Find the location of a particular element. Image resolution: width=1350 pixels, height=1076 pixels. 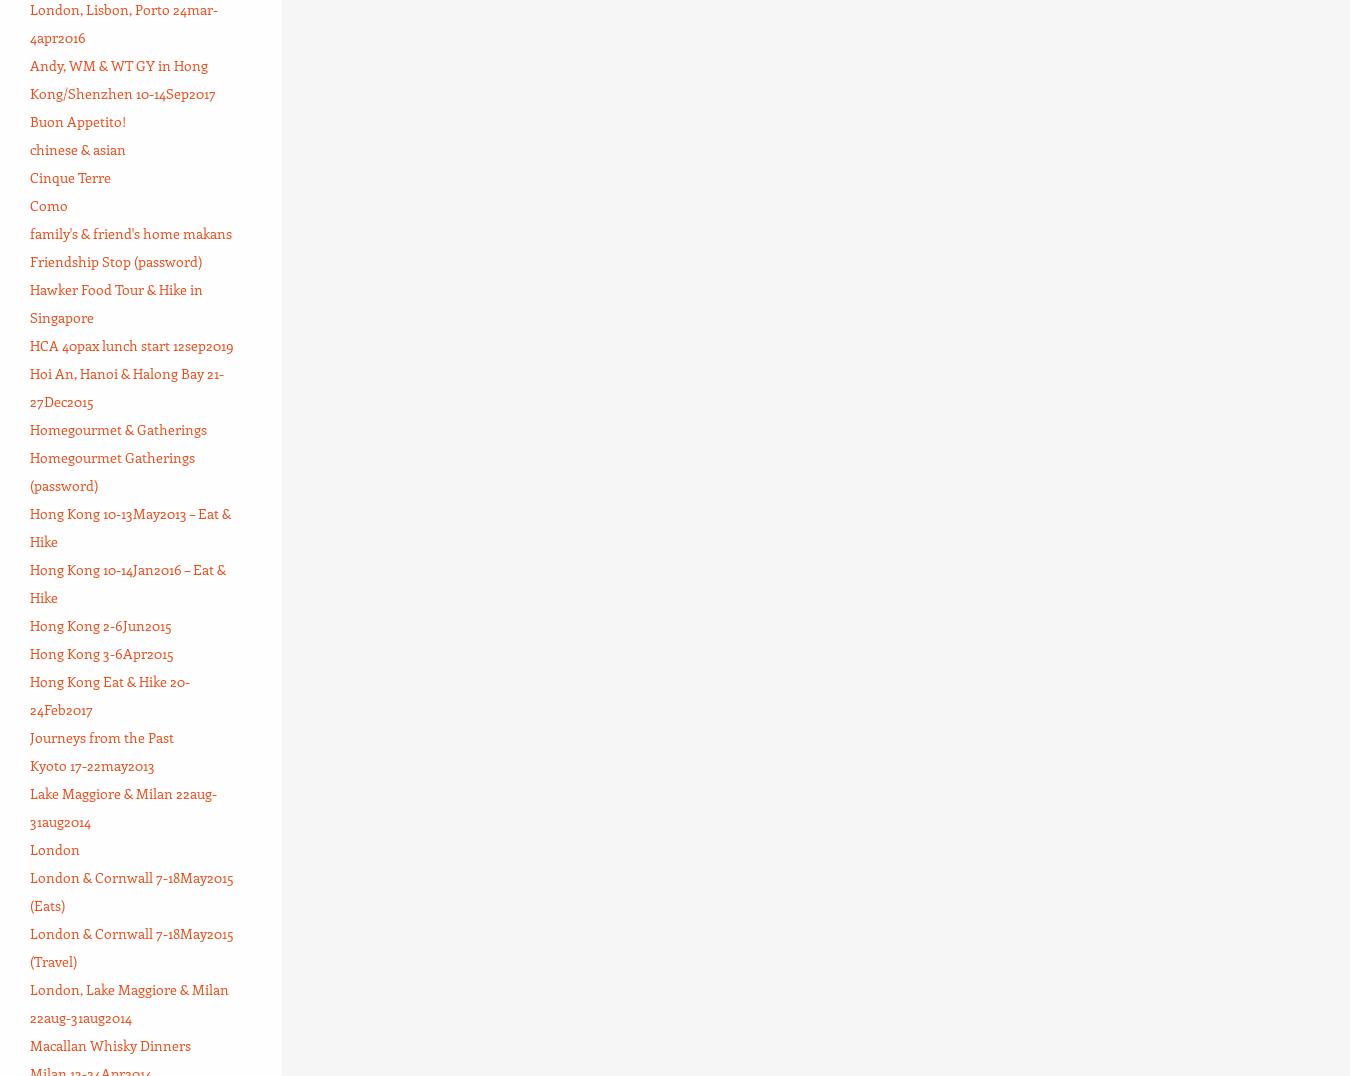

'Hong Kong 2-6Jun2015' is located at coordinates (99, 624).